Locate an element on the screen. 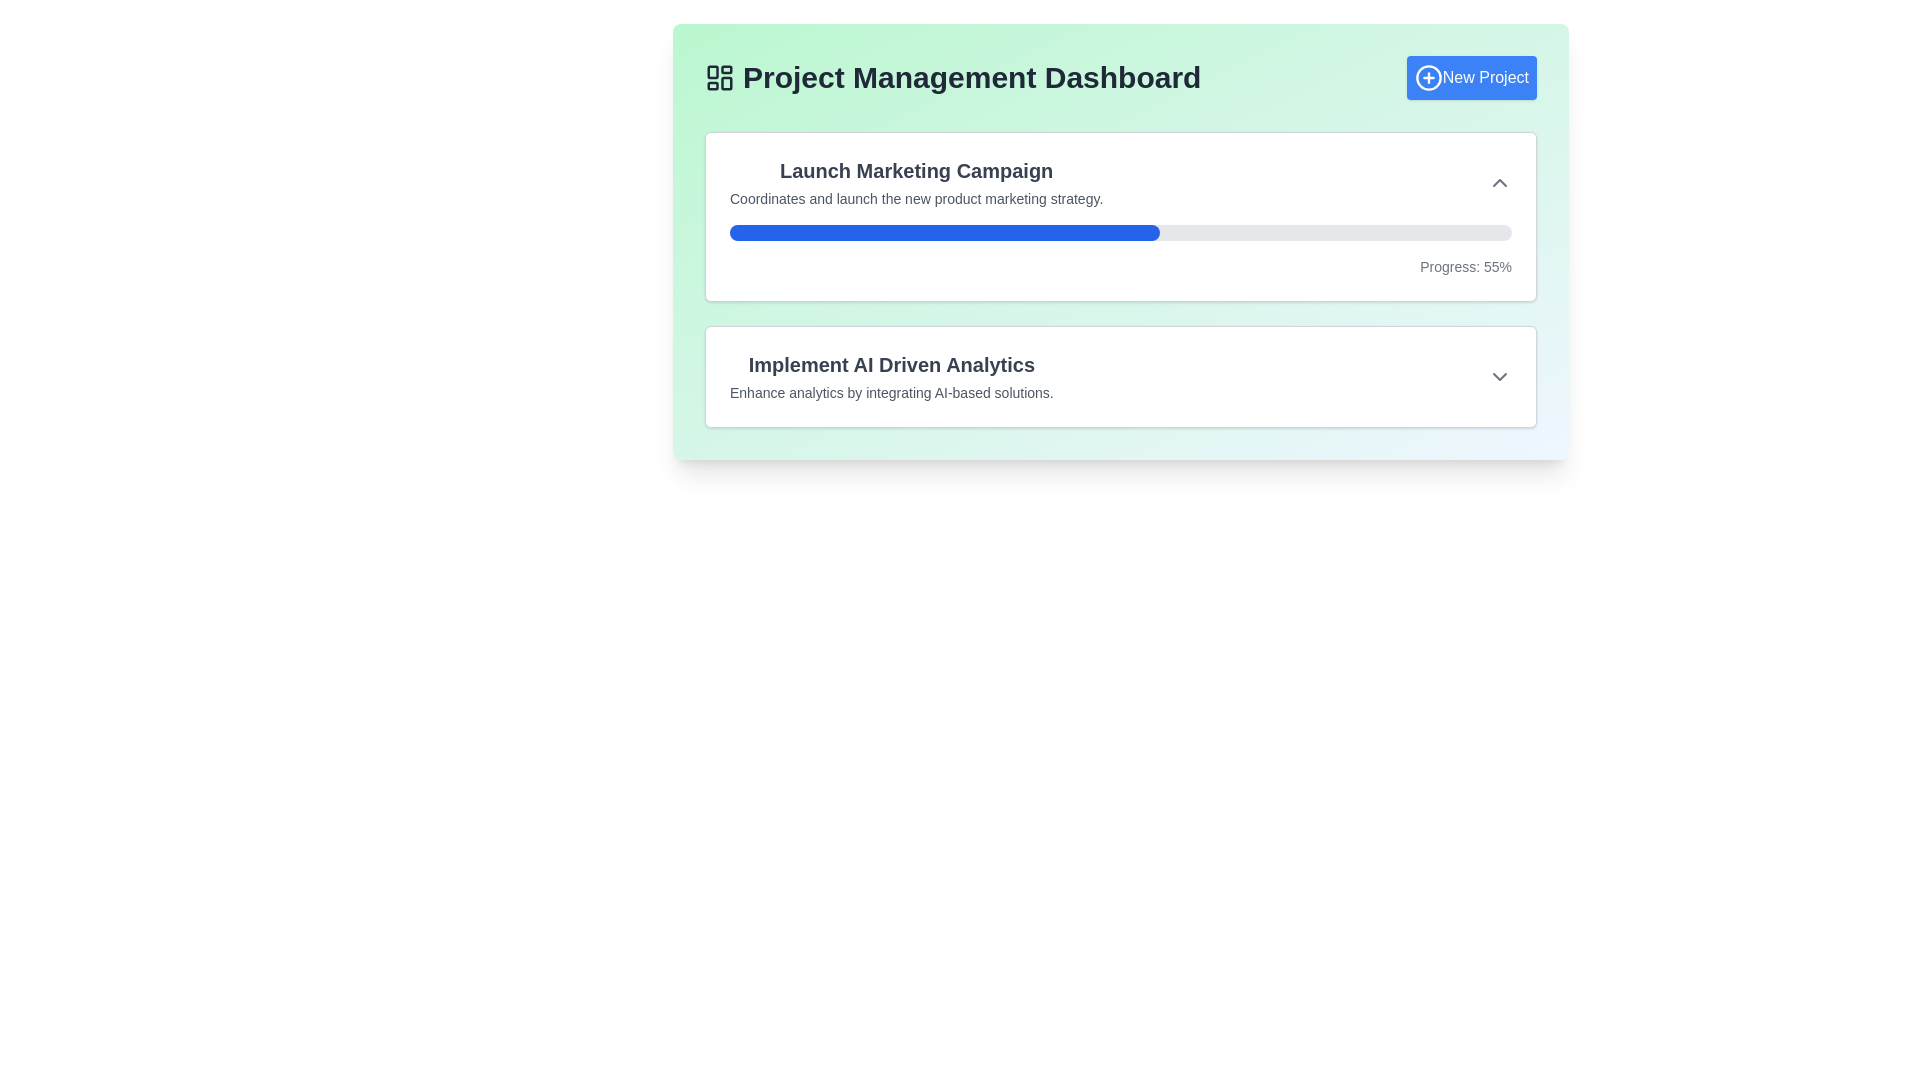 The height and width of the screenshot is (1080, 1920). progress is located at coordinates (932, 231).